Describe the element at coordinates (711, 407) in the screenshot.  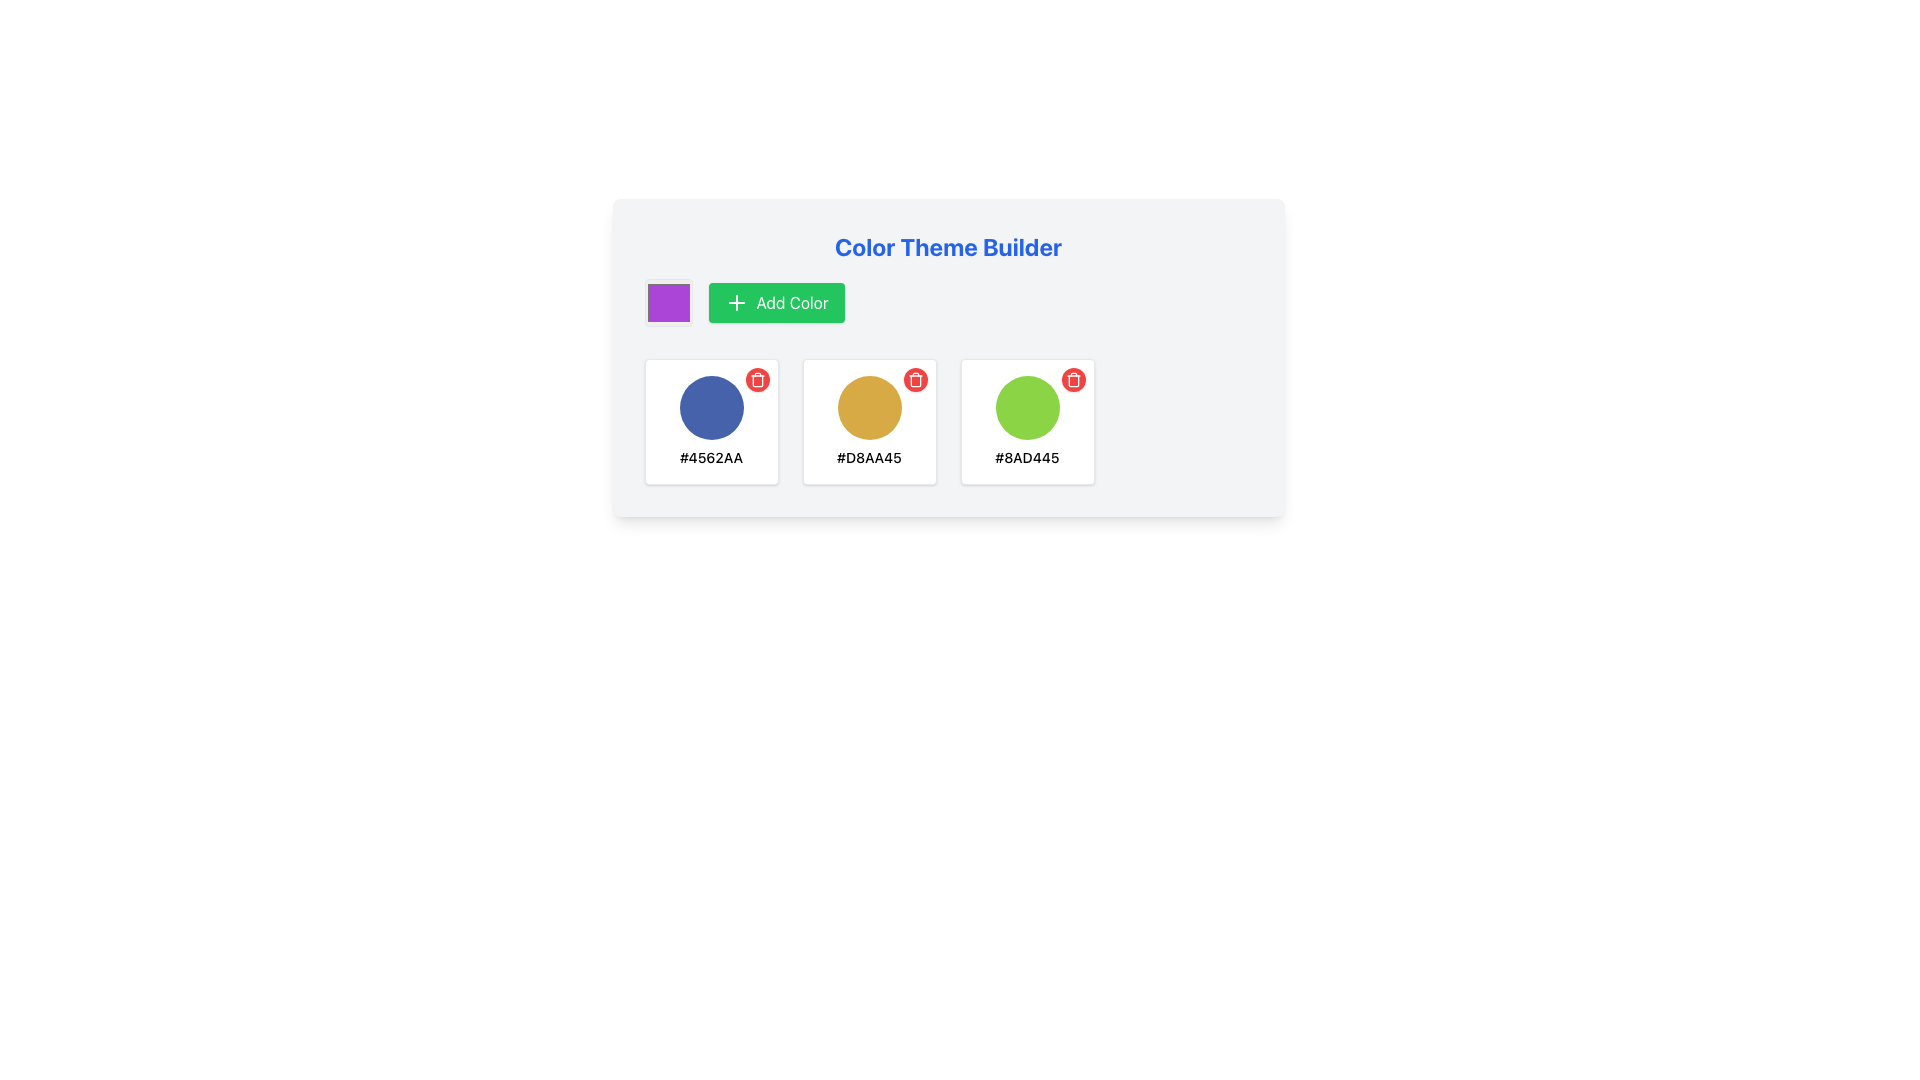
I see `the first circular blue color swatch with a smooth appearance located inside a white bordered box` at that location.